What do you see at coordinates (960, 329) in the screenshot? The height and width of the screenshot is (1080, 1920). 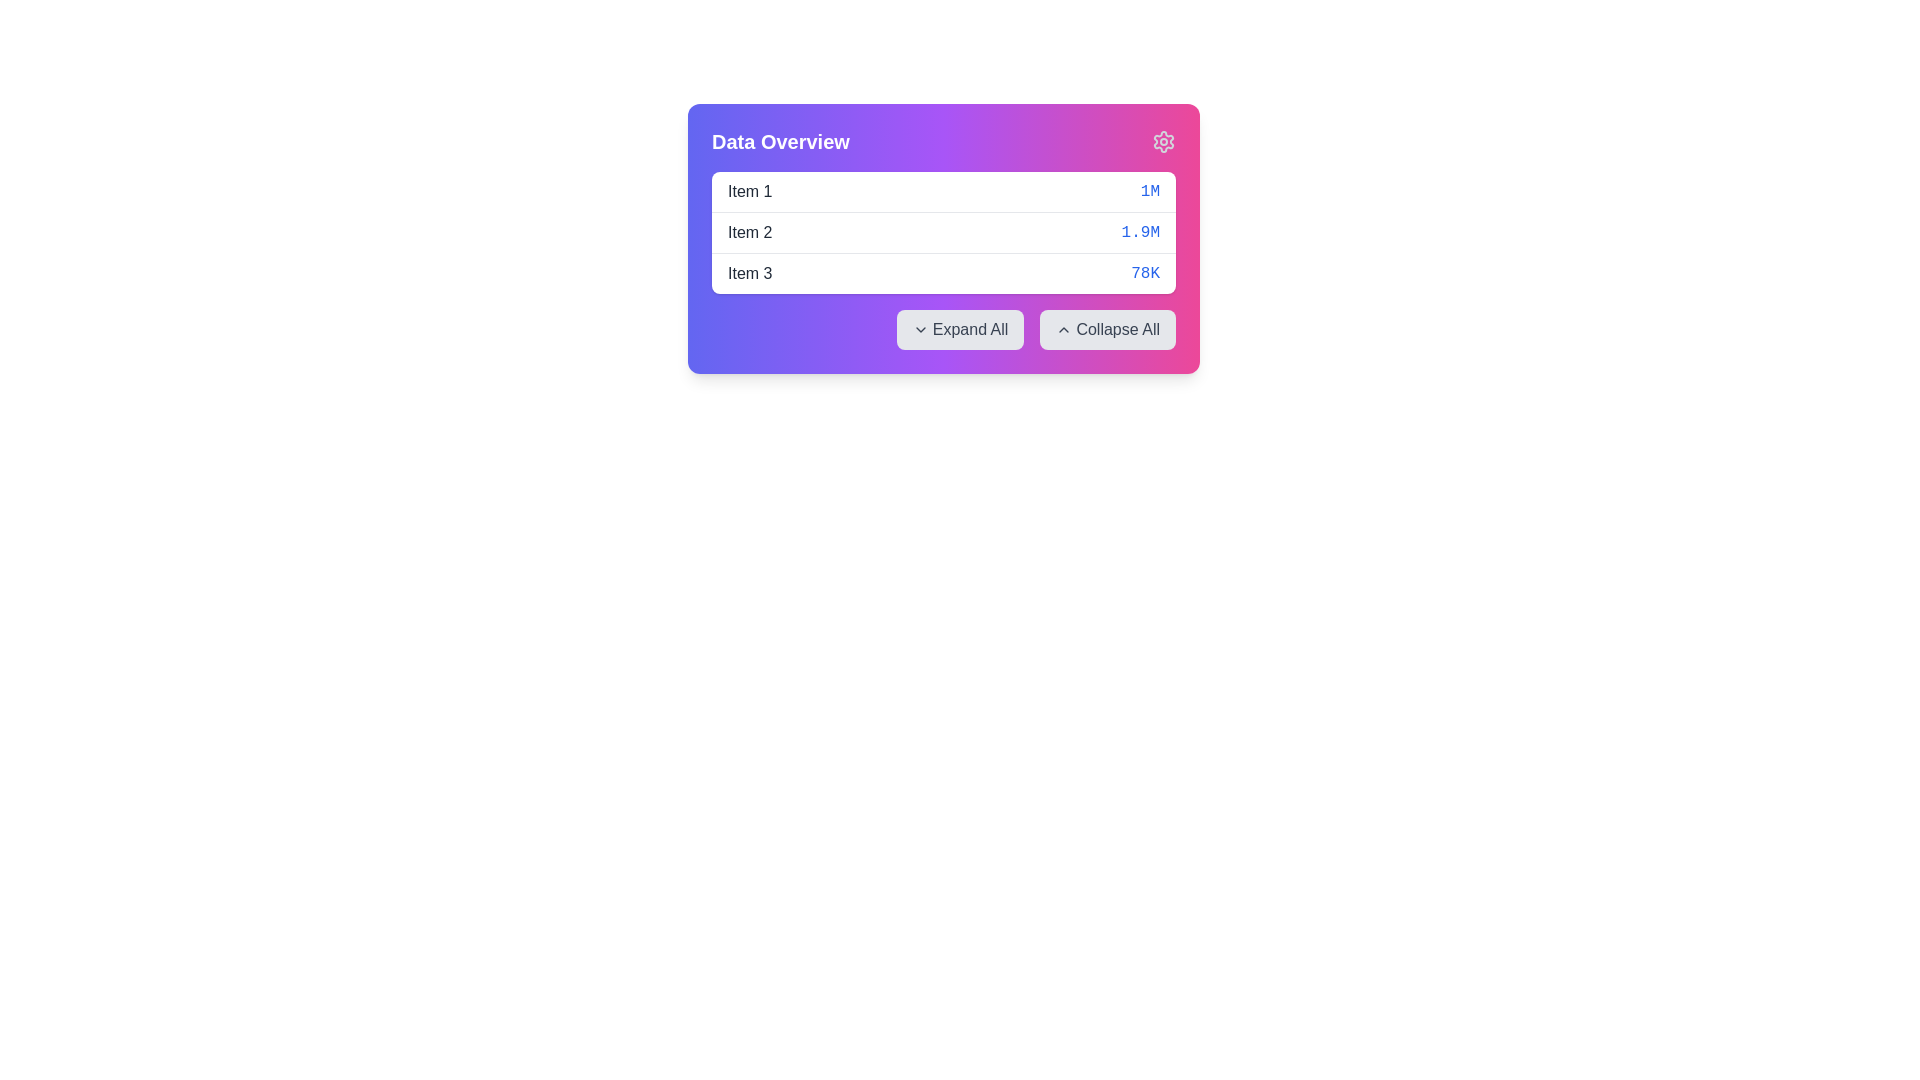 I see `the 'Expand All' button, which is a rectangular interactive button with a light gray background and a downward-facing chevron icon, located near the center of the interface underneath the 'Data Overview' titled box` at bounding box center [960, 329].